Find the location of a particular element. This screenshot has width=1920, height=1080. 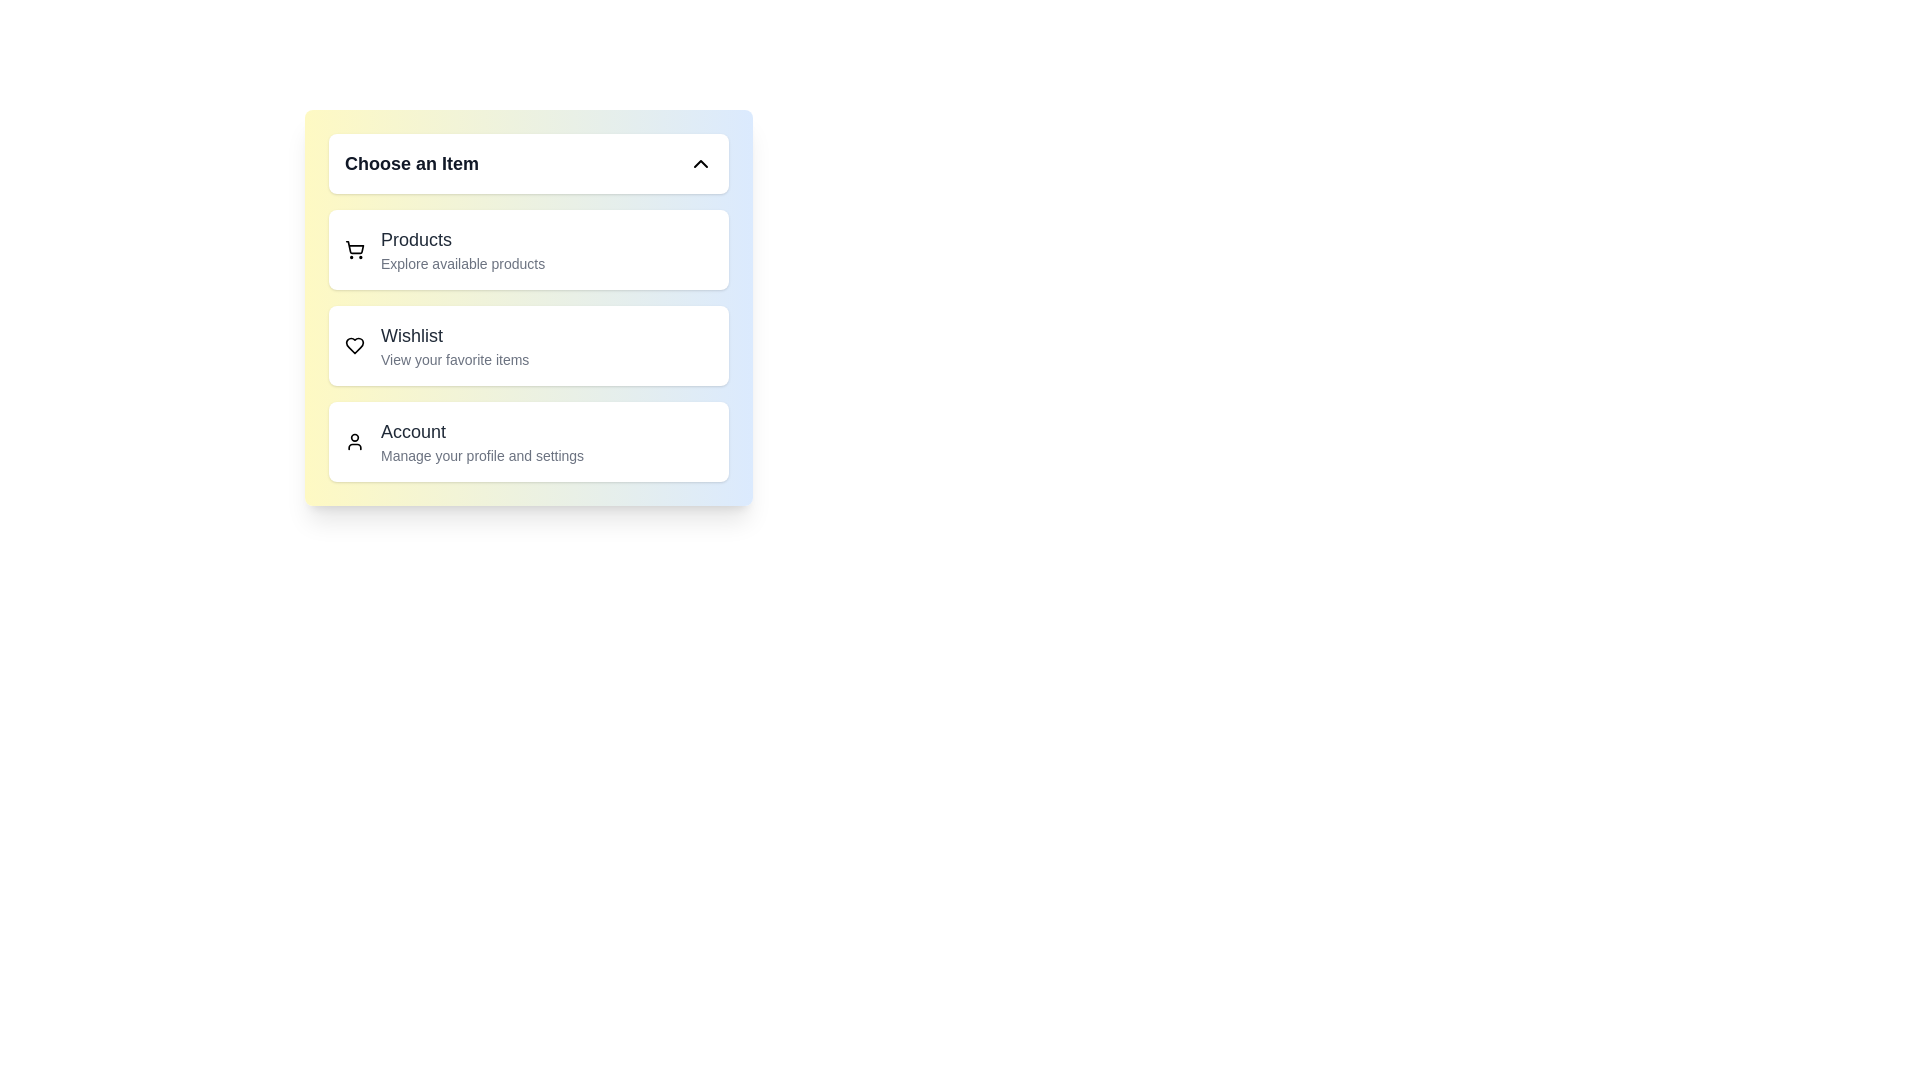

main menu button to toggle the menu state is located at coordinates (528, 163).